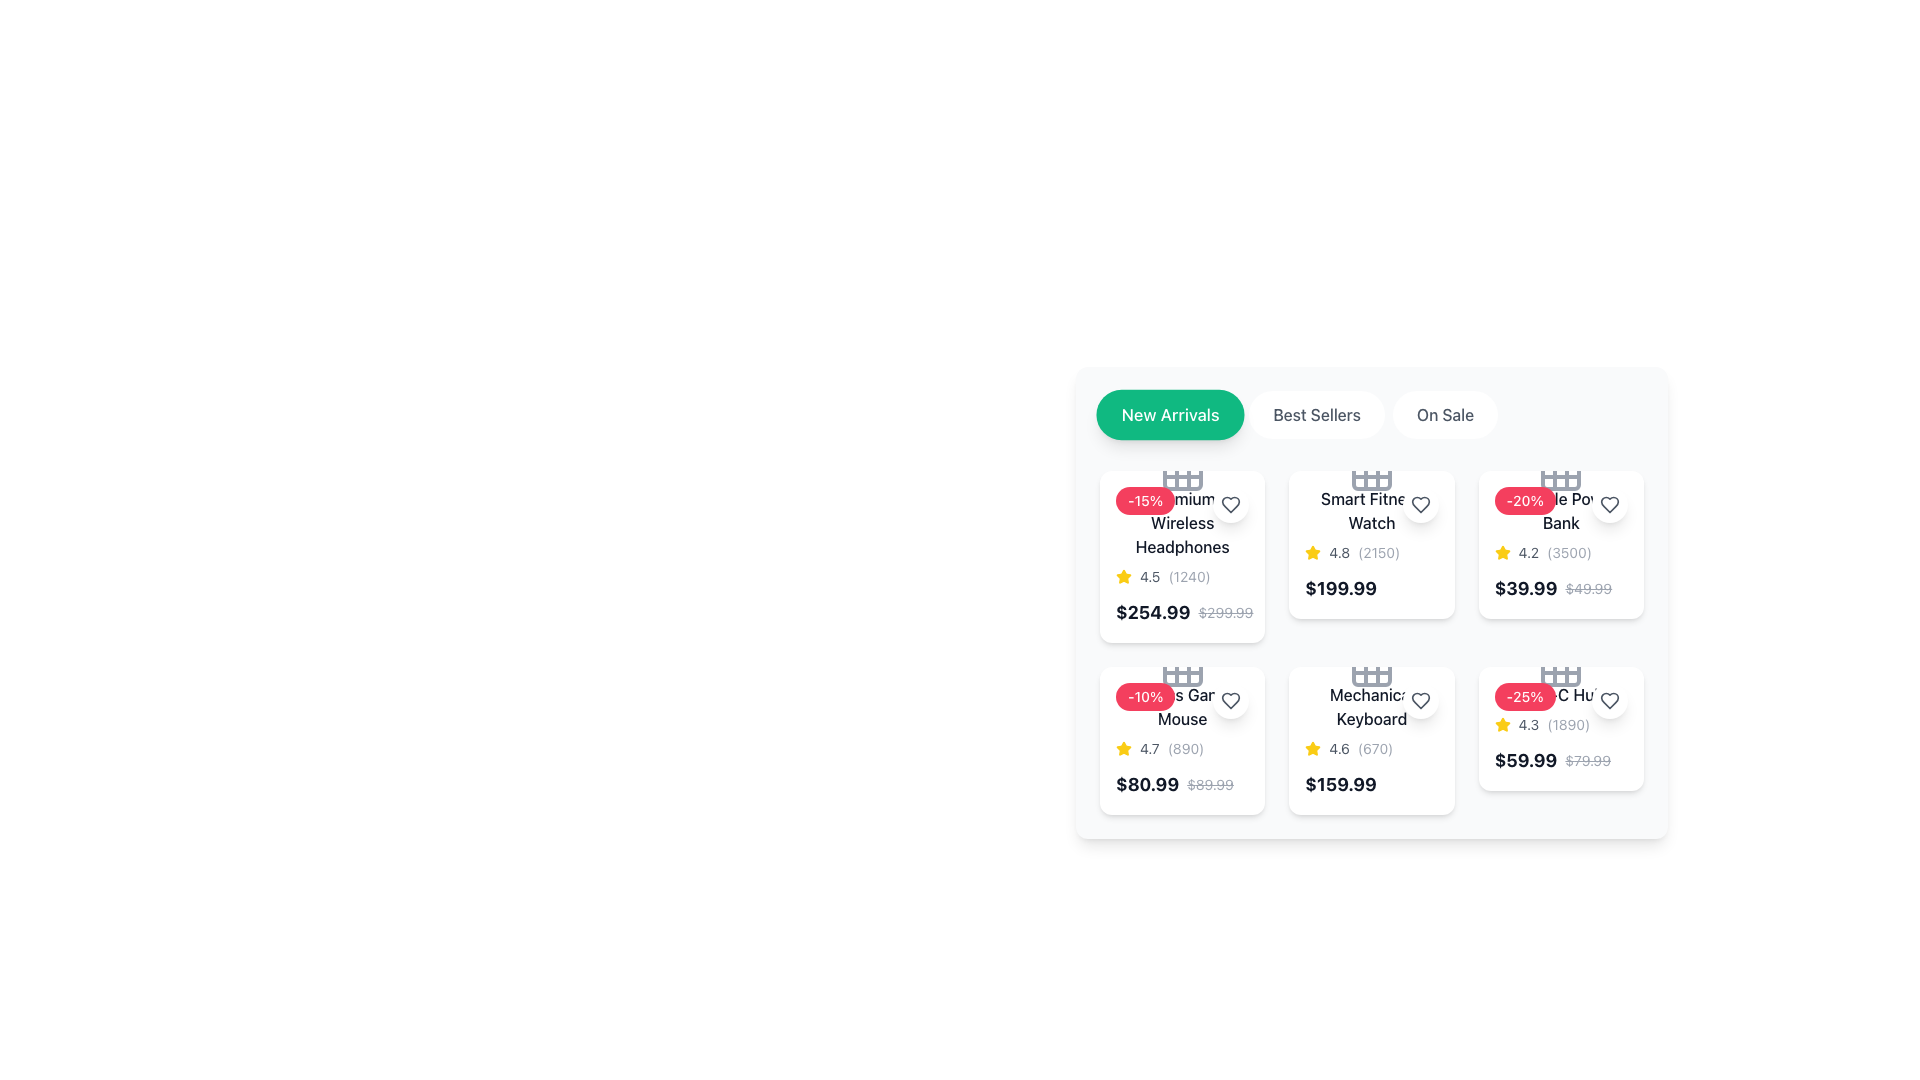  What do you see at coordinates (1149, 748) in the screenshot?
I see `the numerical rating value text located in the second row of the product grid, which is part of the rating section of the second card, positioned after the star icon and before the ratings count '(890)'` at bounding box center [1149, 748].